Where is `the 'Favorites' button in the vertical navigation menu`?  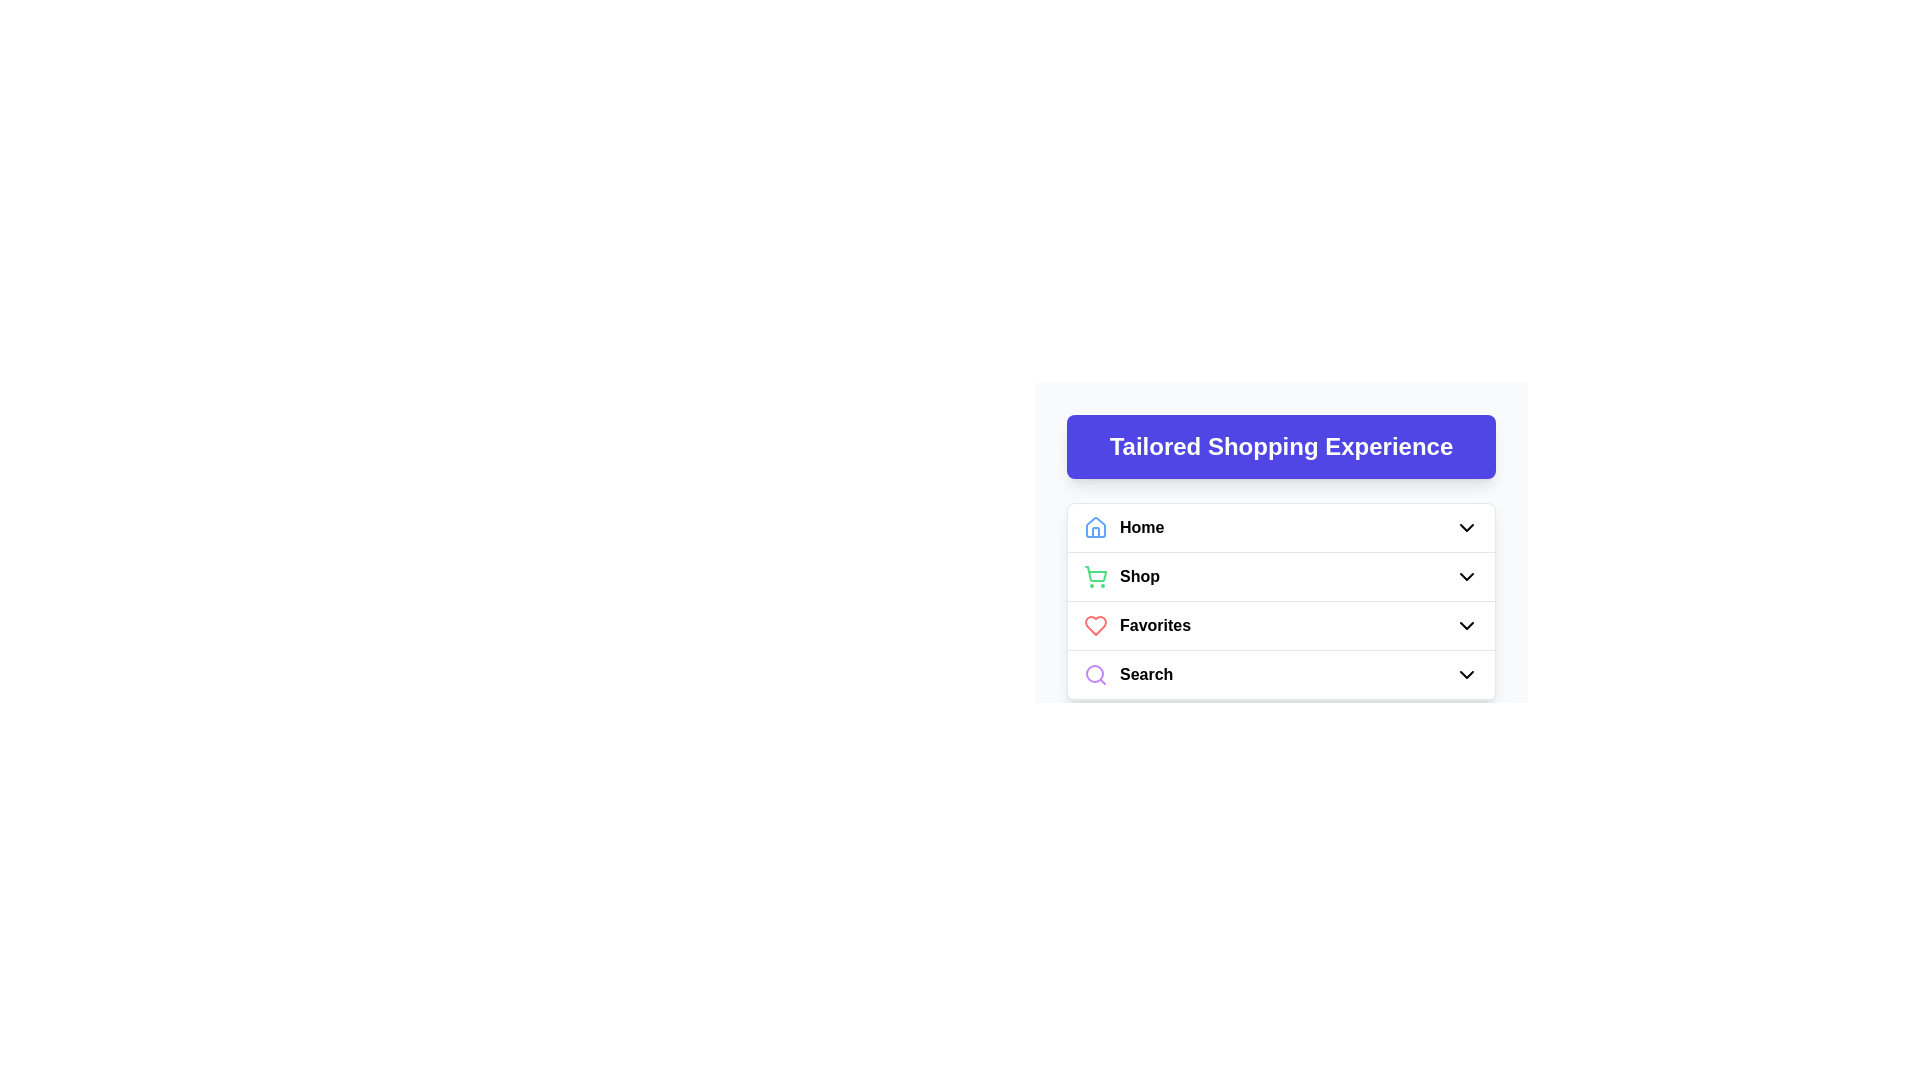 the 'Favorites' button in the vertical navigation menu is located at coordinates (1281, 625).